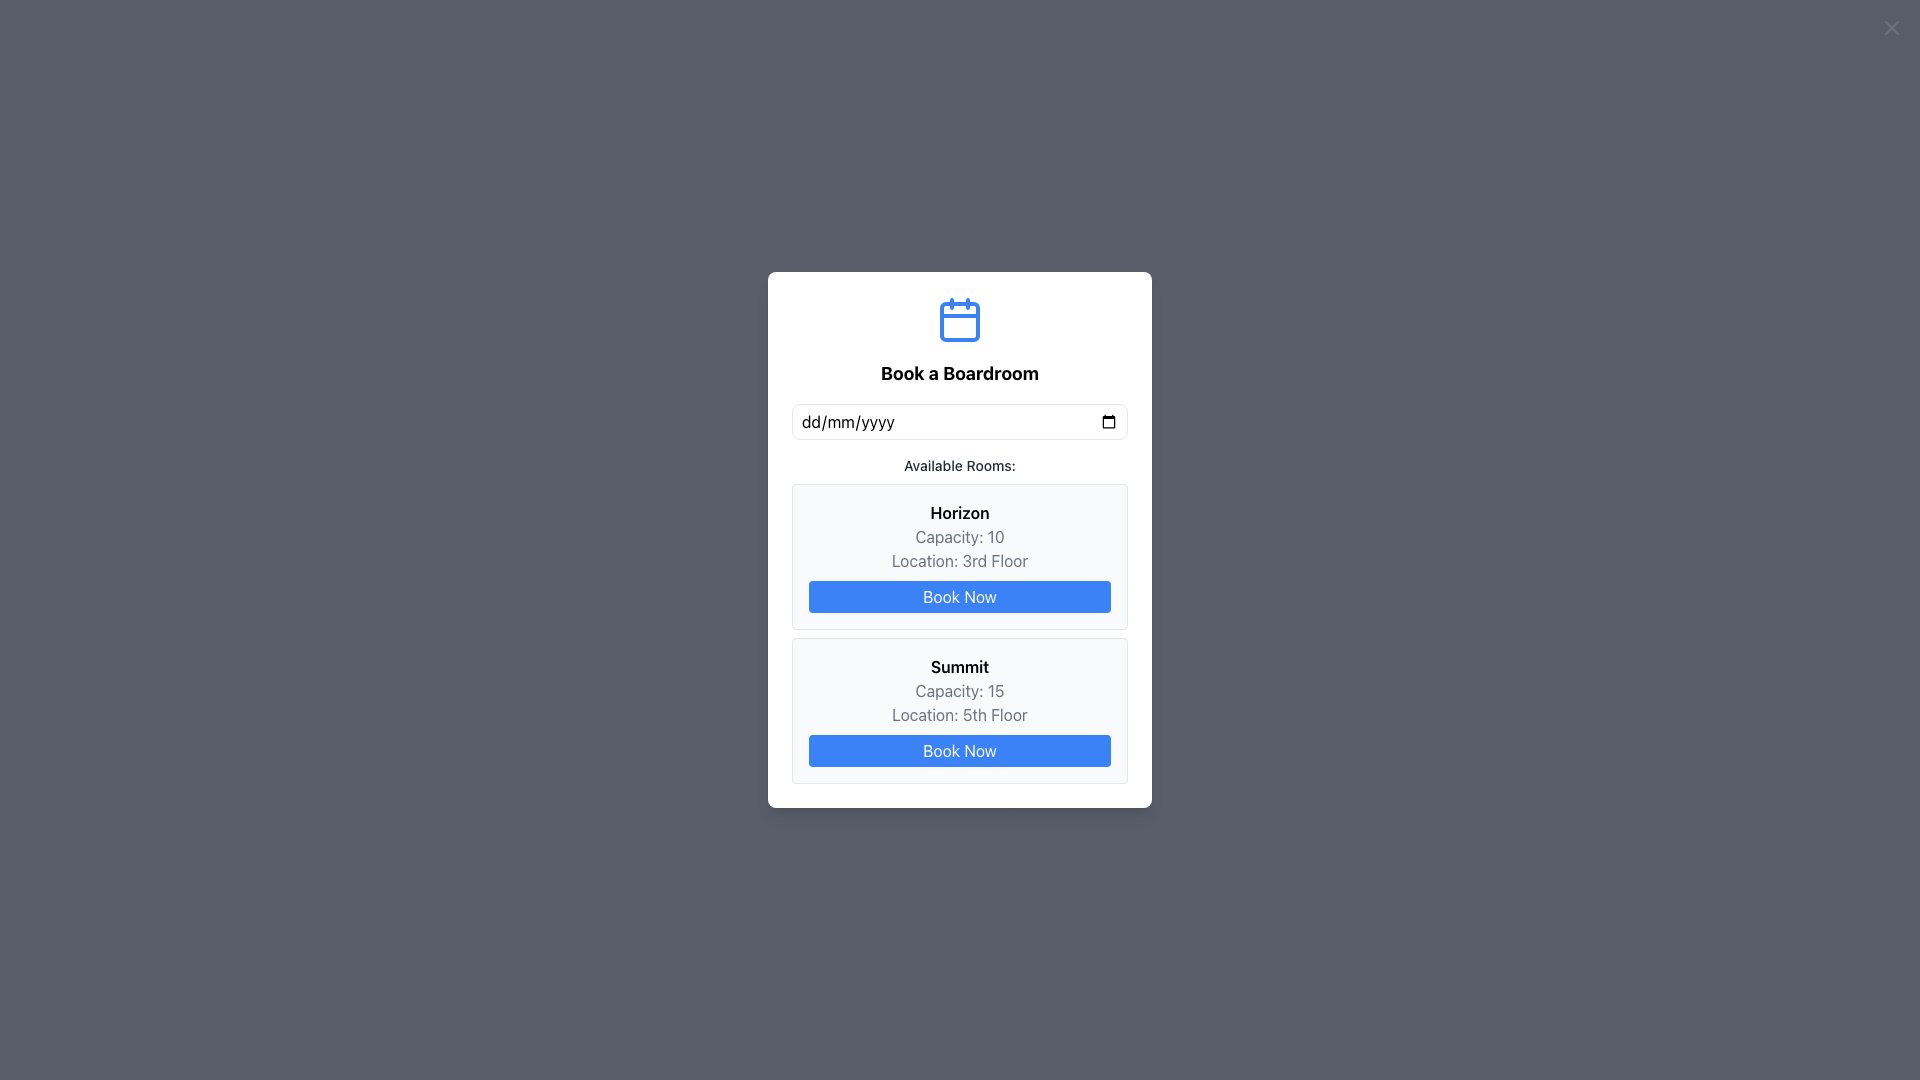 The image size is (1920, 1080). What do you see at coordinates (960, 512) in the screenshot?
I see `text label displaying 'Horizon' in bold font, which is located at the center of the card interface` at bounding box center [960, 512].